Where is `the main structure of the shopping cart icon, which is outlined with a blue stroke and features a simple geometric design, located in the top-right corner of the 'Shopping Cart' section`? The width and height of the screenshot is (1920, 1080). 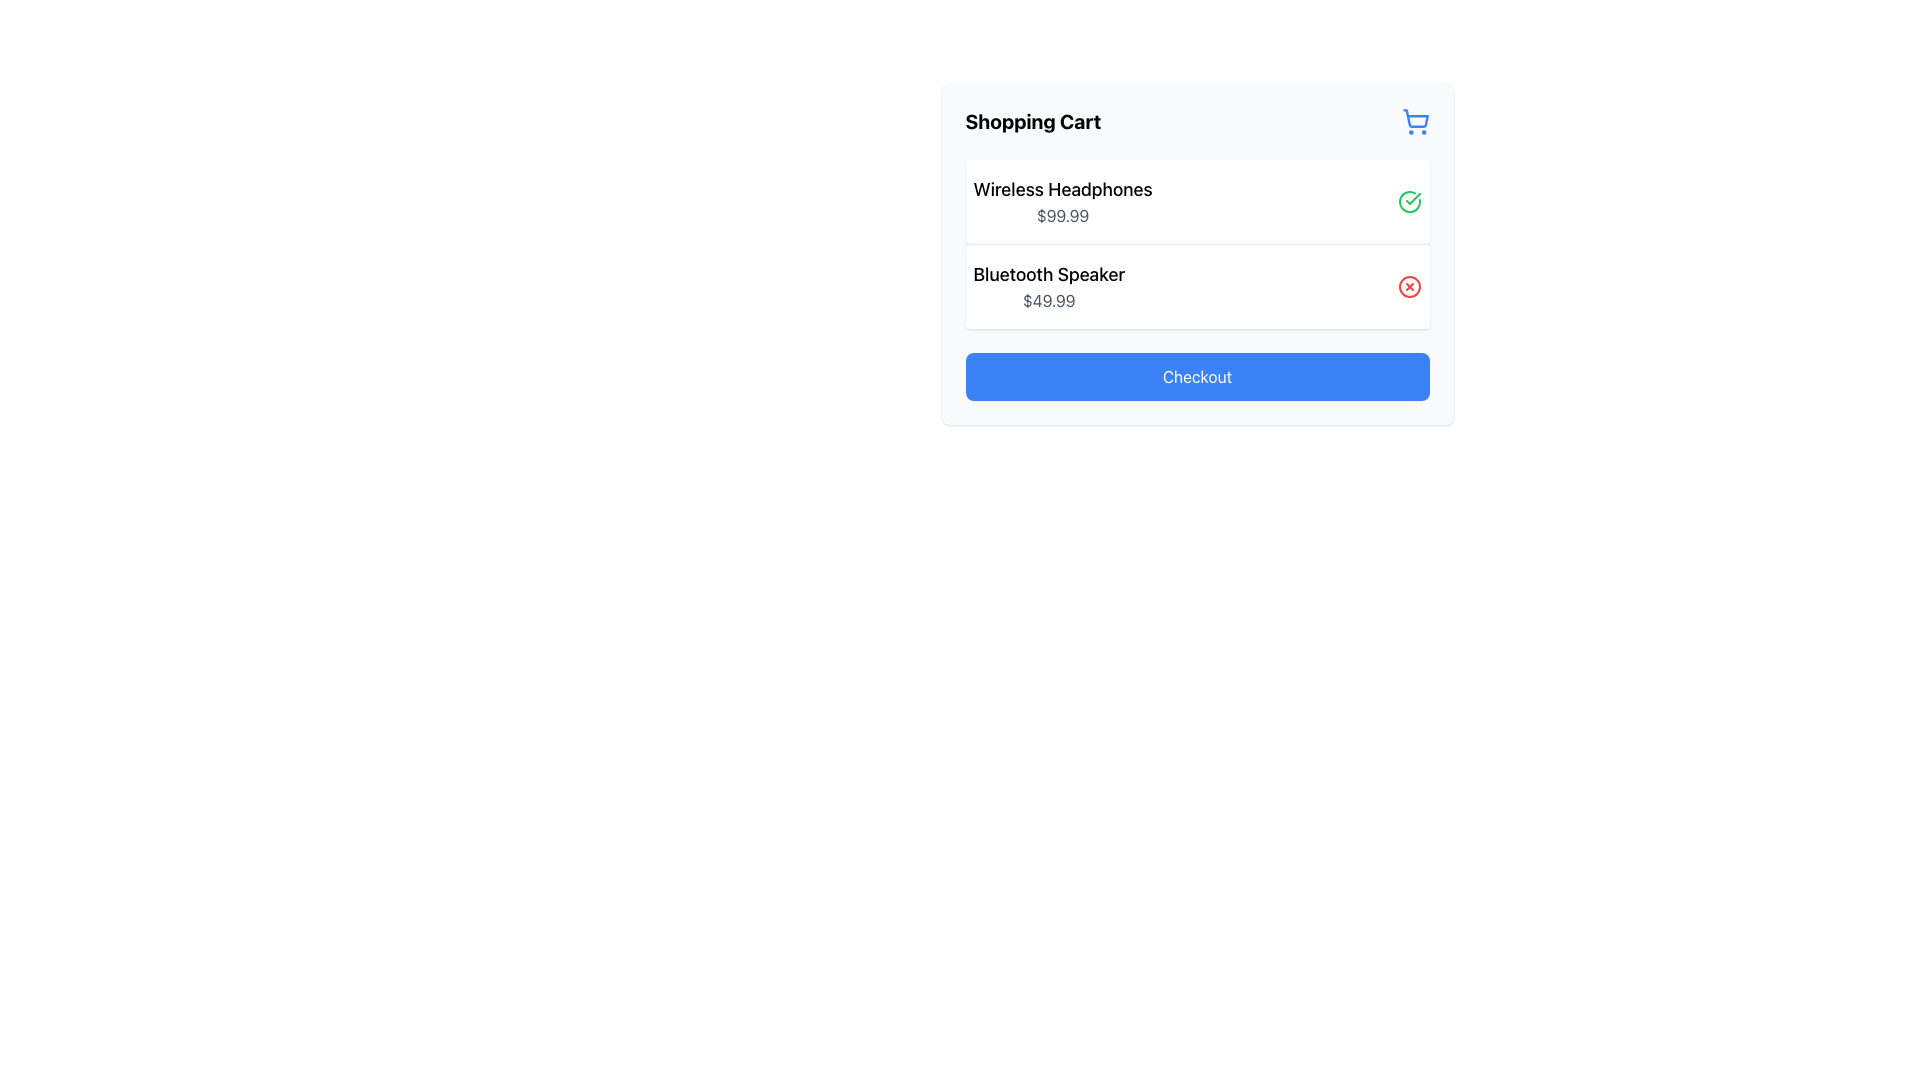 the main structure of the shopping cart icon, which is outlined with a blue stroke and features a simple geometric design, located in the top-right corner of the 'Shopping Cart' section is located at coordinates (1414, 118).